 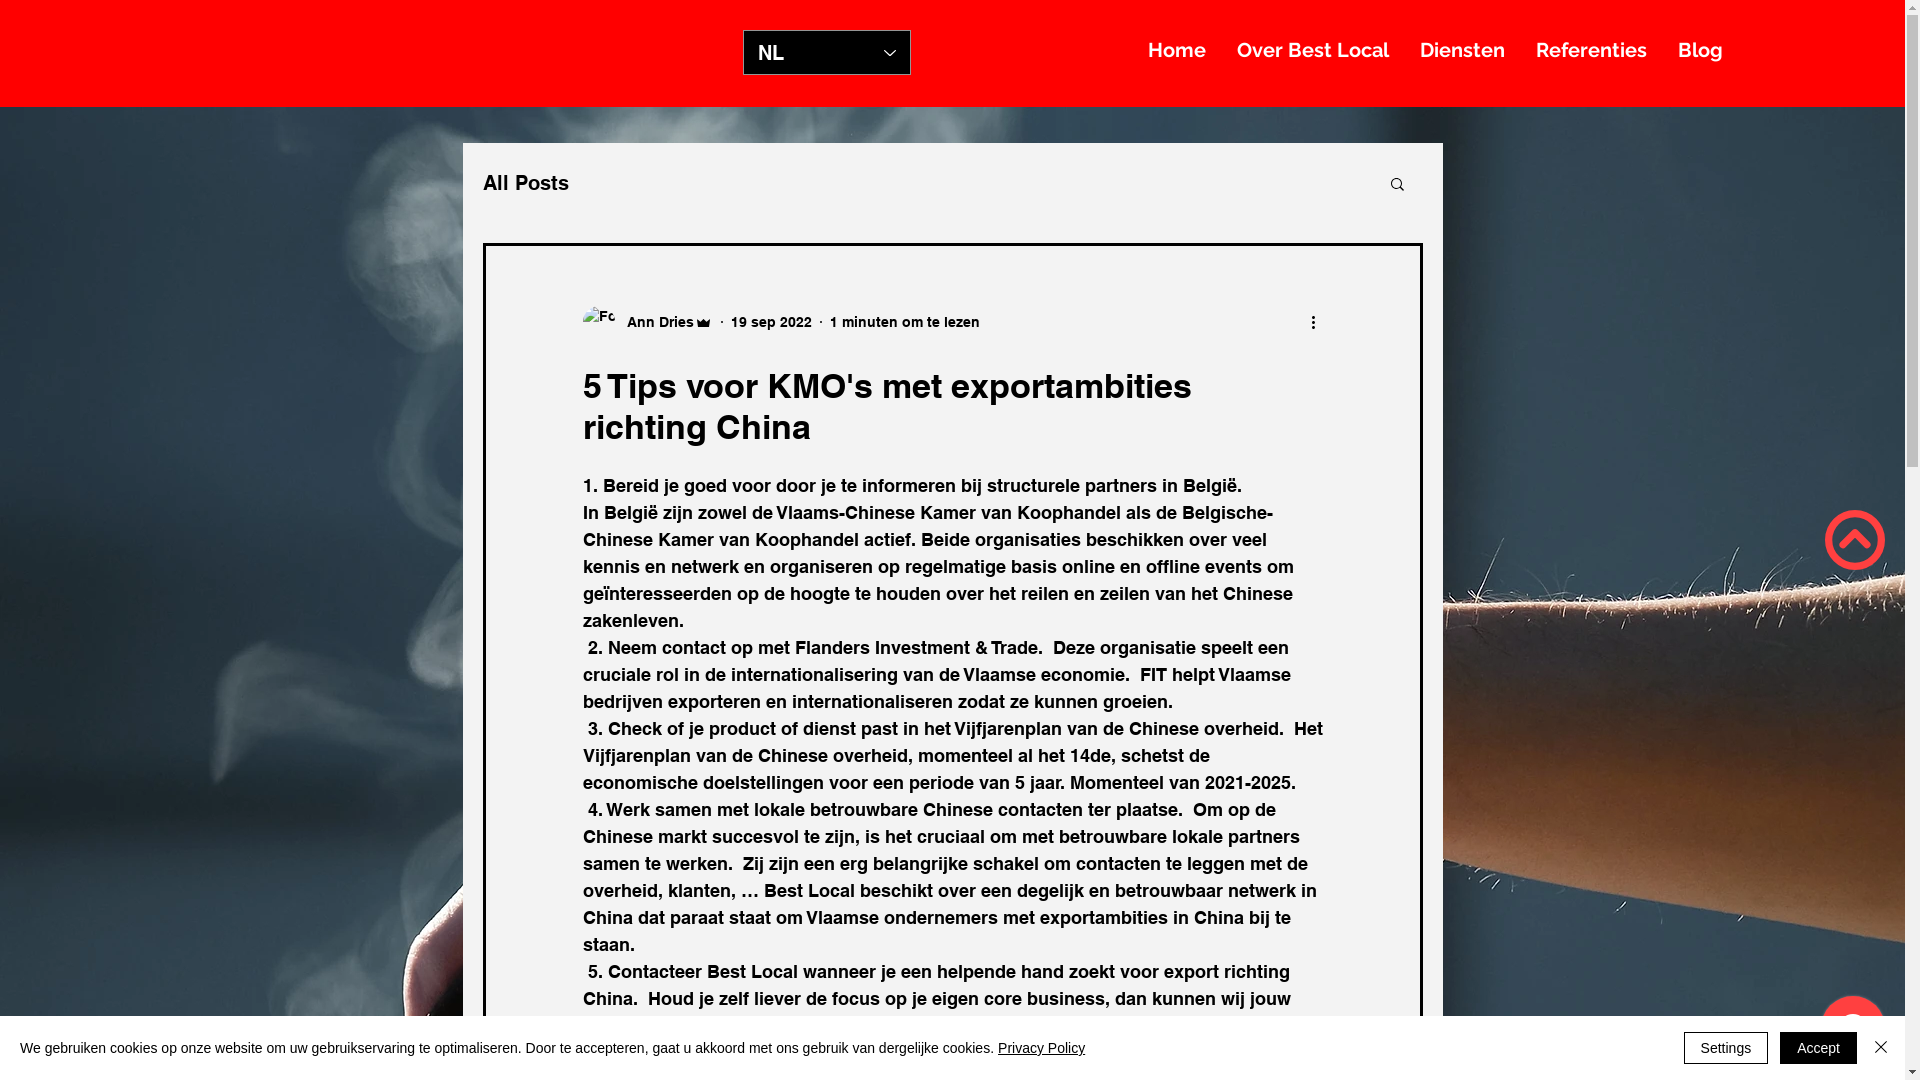 I want to click on 'Diensten', so click(x=1462, y=49).